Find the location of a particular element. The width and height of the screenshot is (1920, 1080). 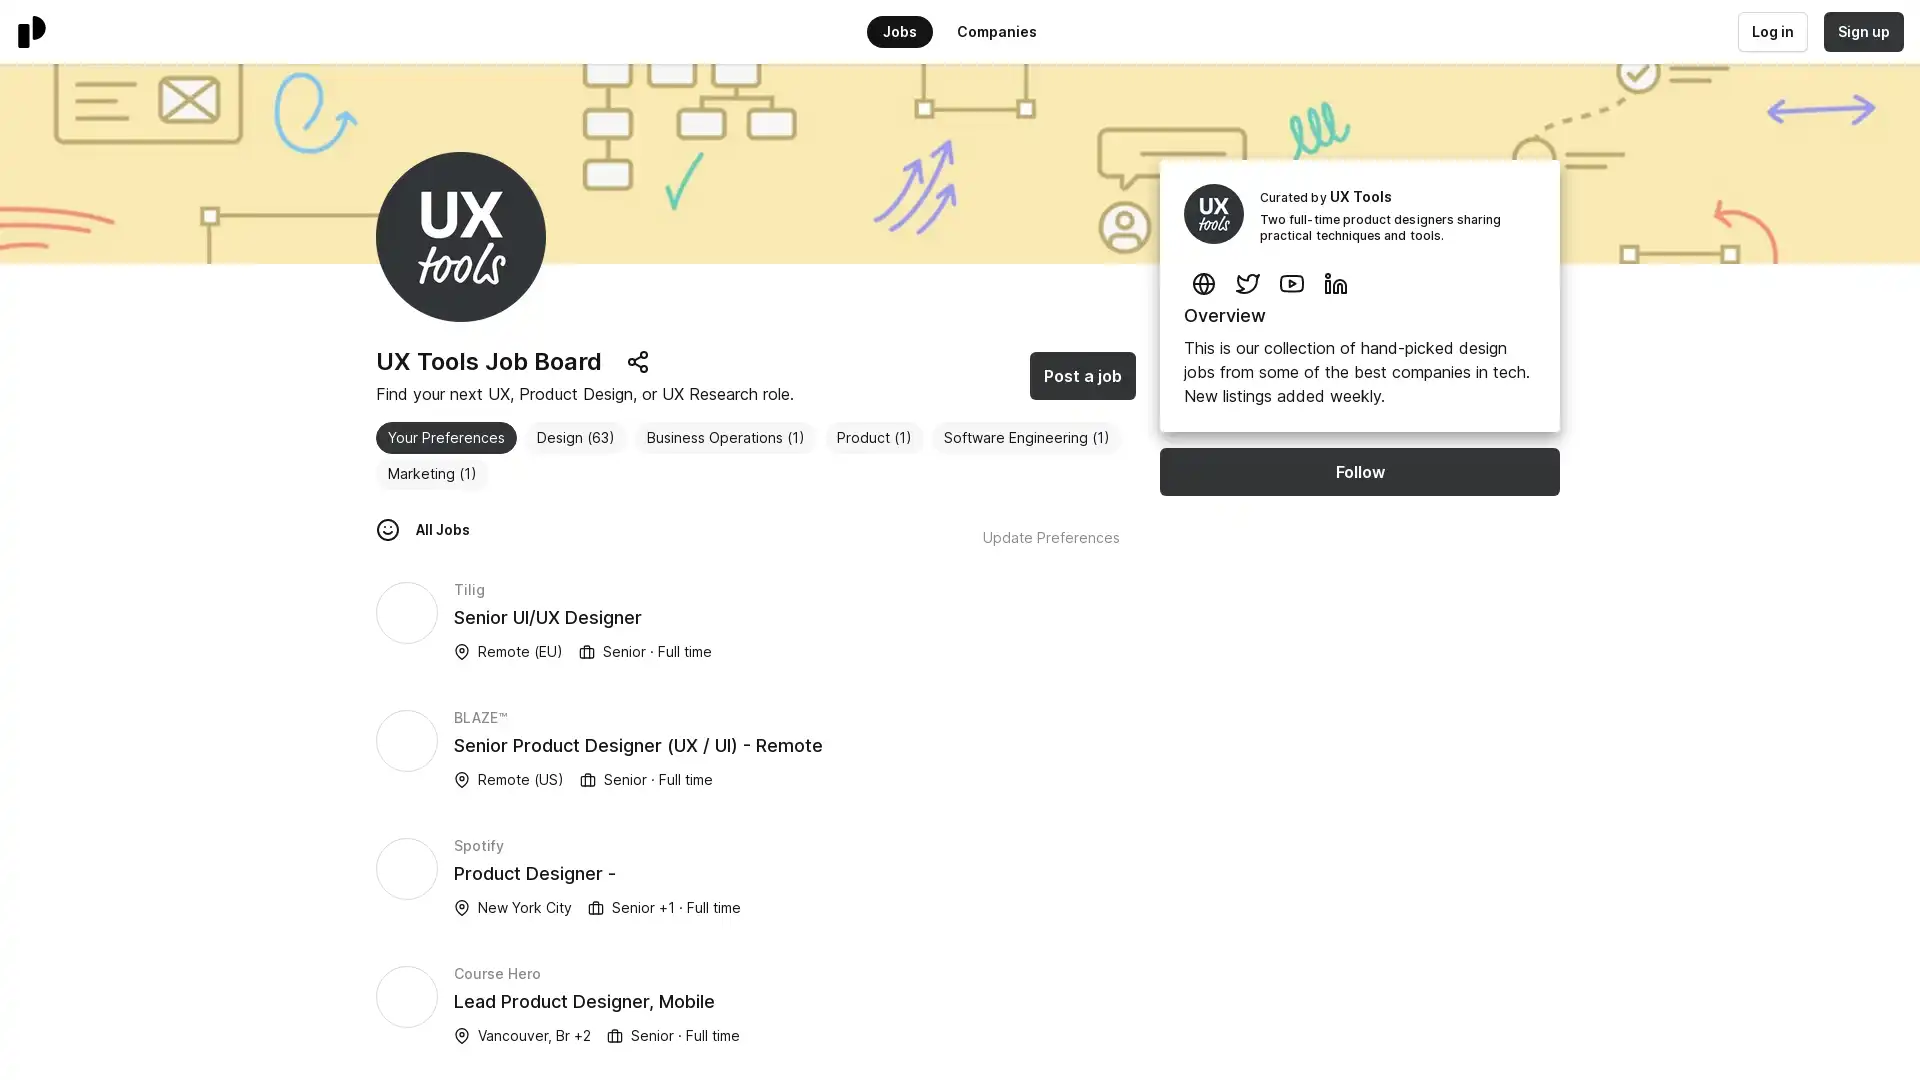

Post a job is located at coordinates (1082, 375).